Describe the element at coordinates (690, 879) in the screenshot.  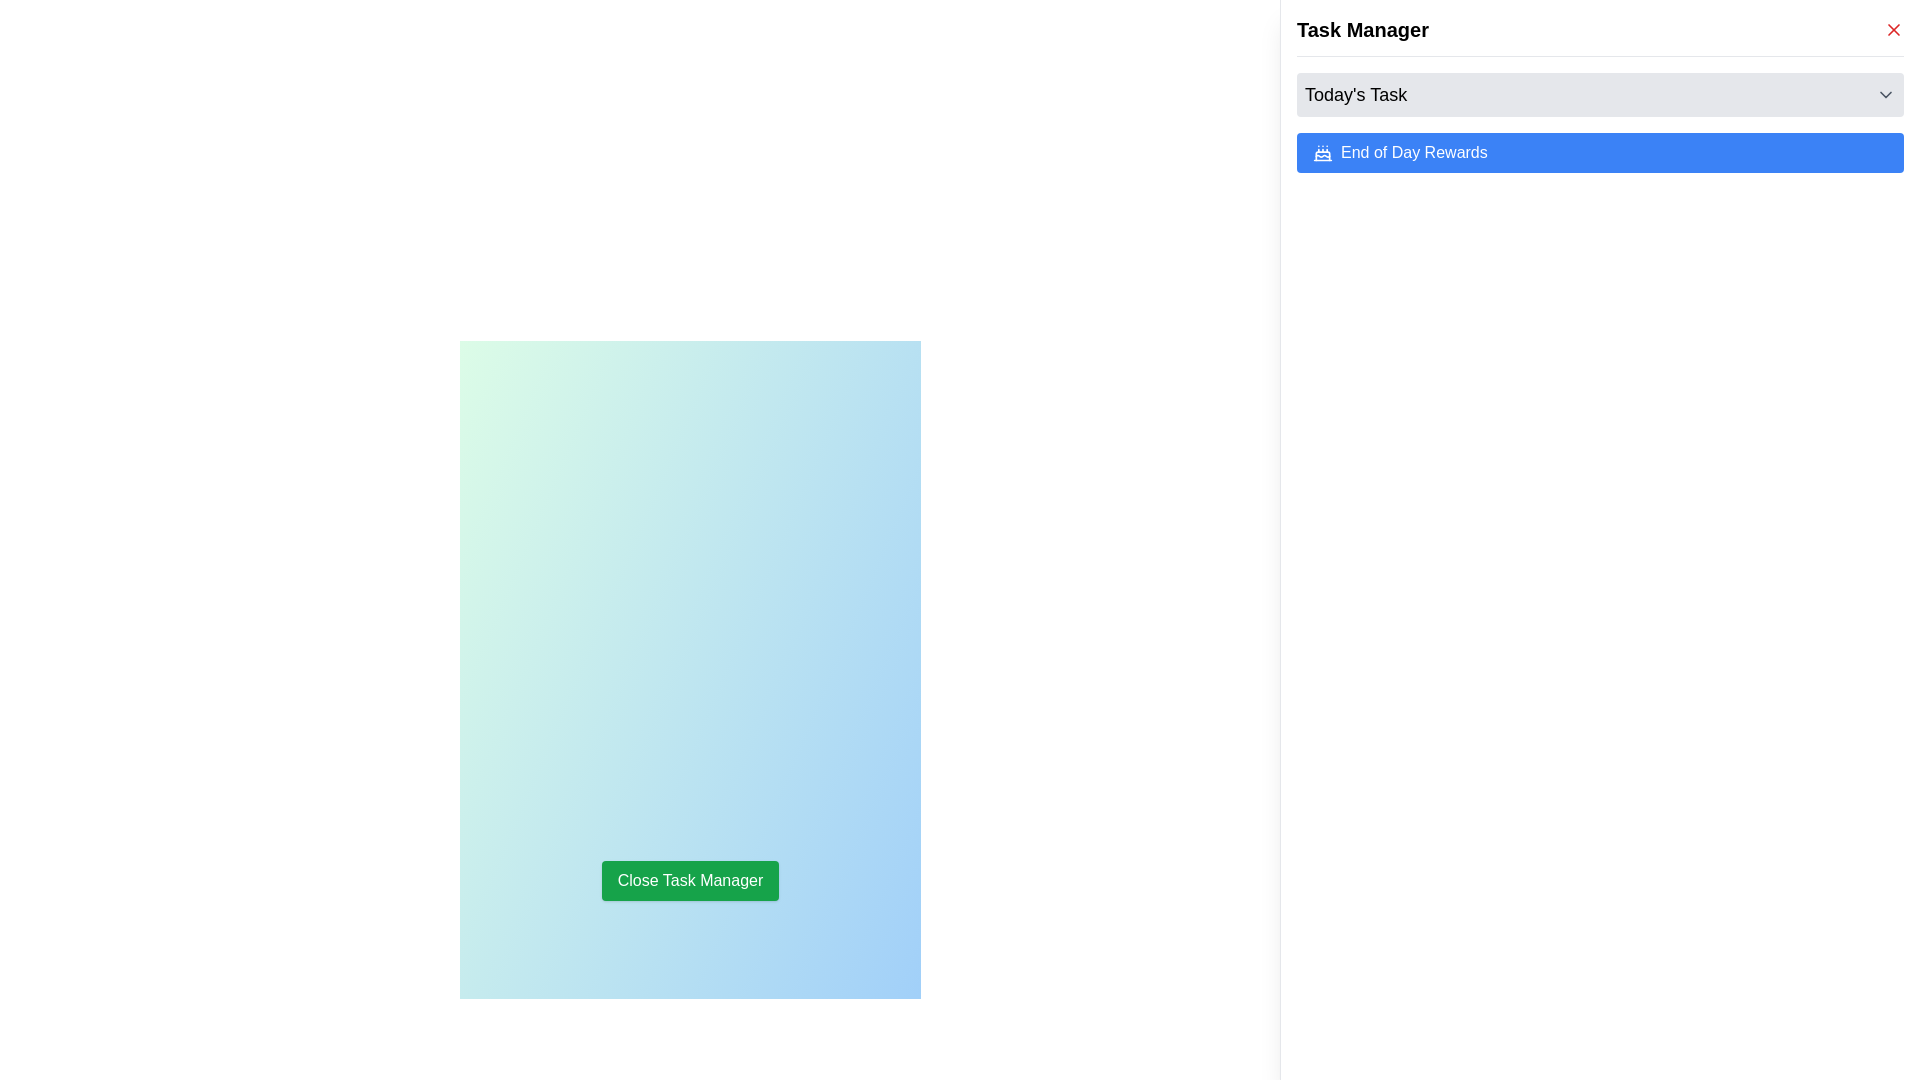
I see `the centrally located button at the bottom of the gradient background area` at that location.